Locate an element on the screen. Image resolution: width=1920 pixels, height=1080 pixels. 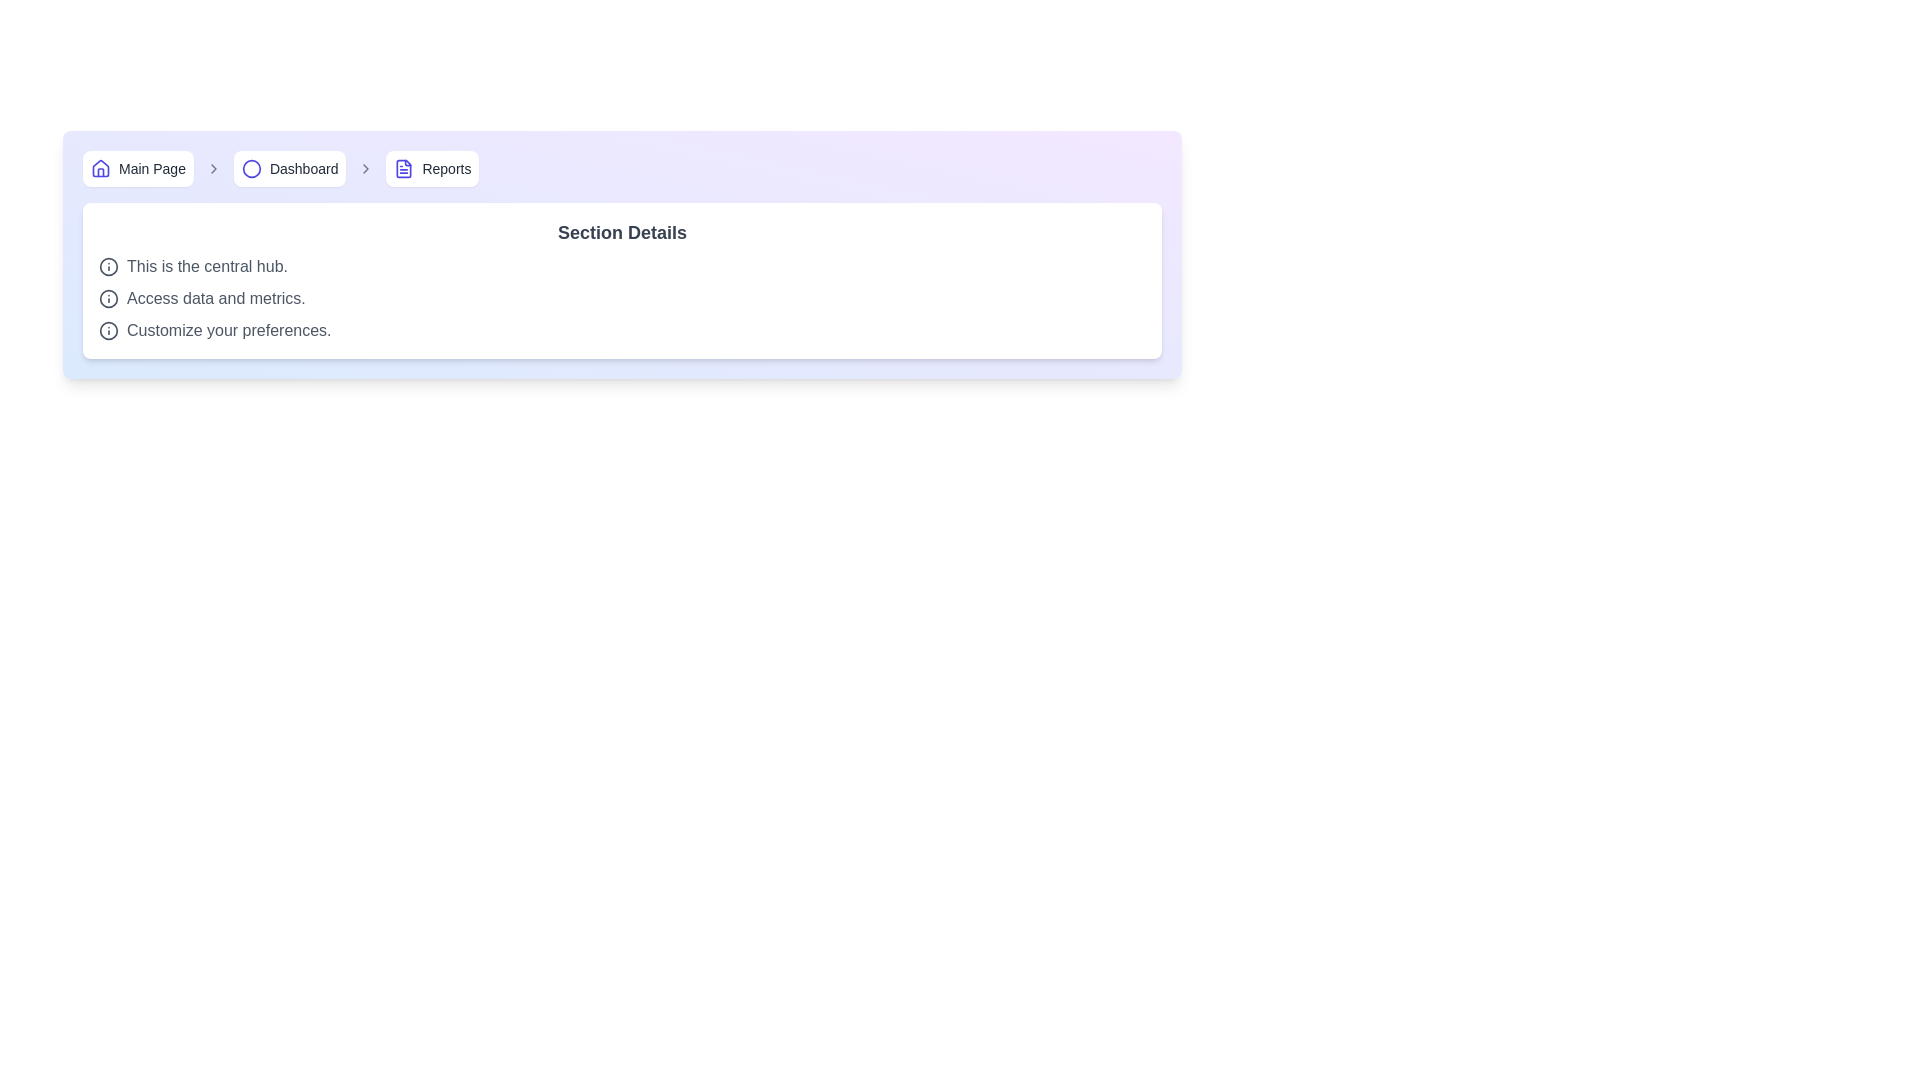
the information icon located to the far left of the text 'This is the central hub.' is located at coordinates (108, 265).